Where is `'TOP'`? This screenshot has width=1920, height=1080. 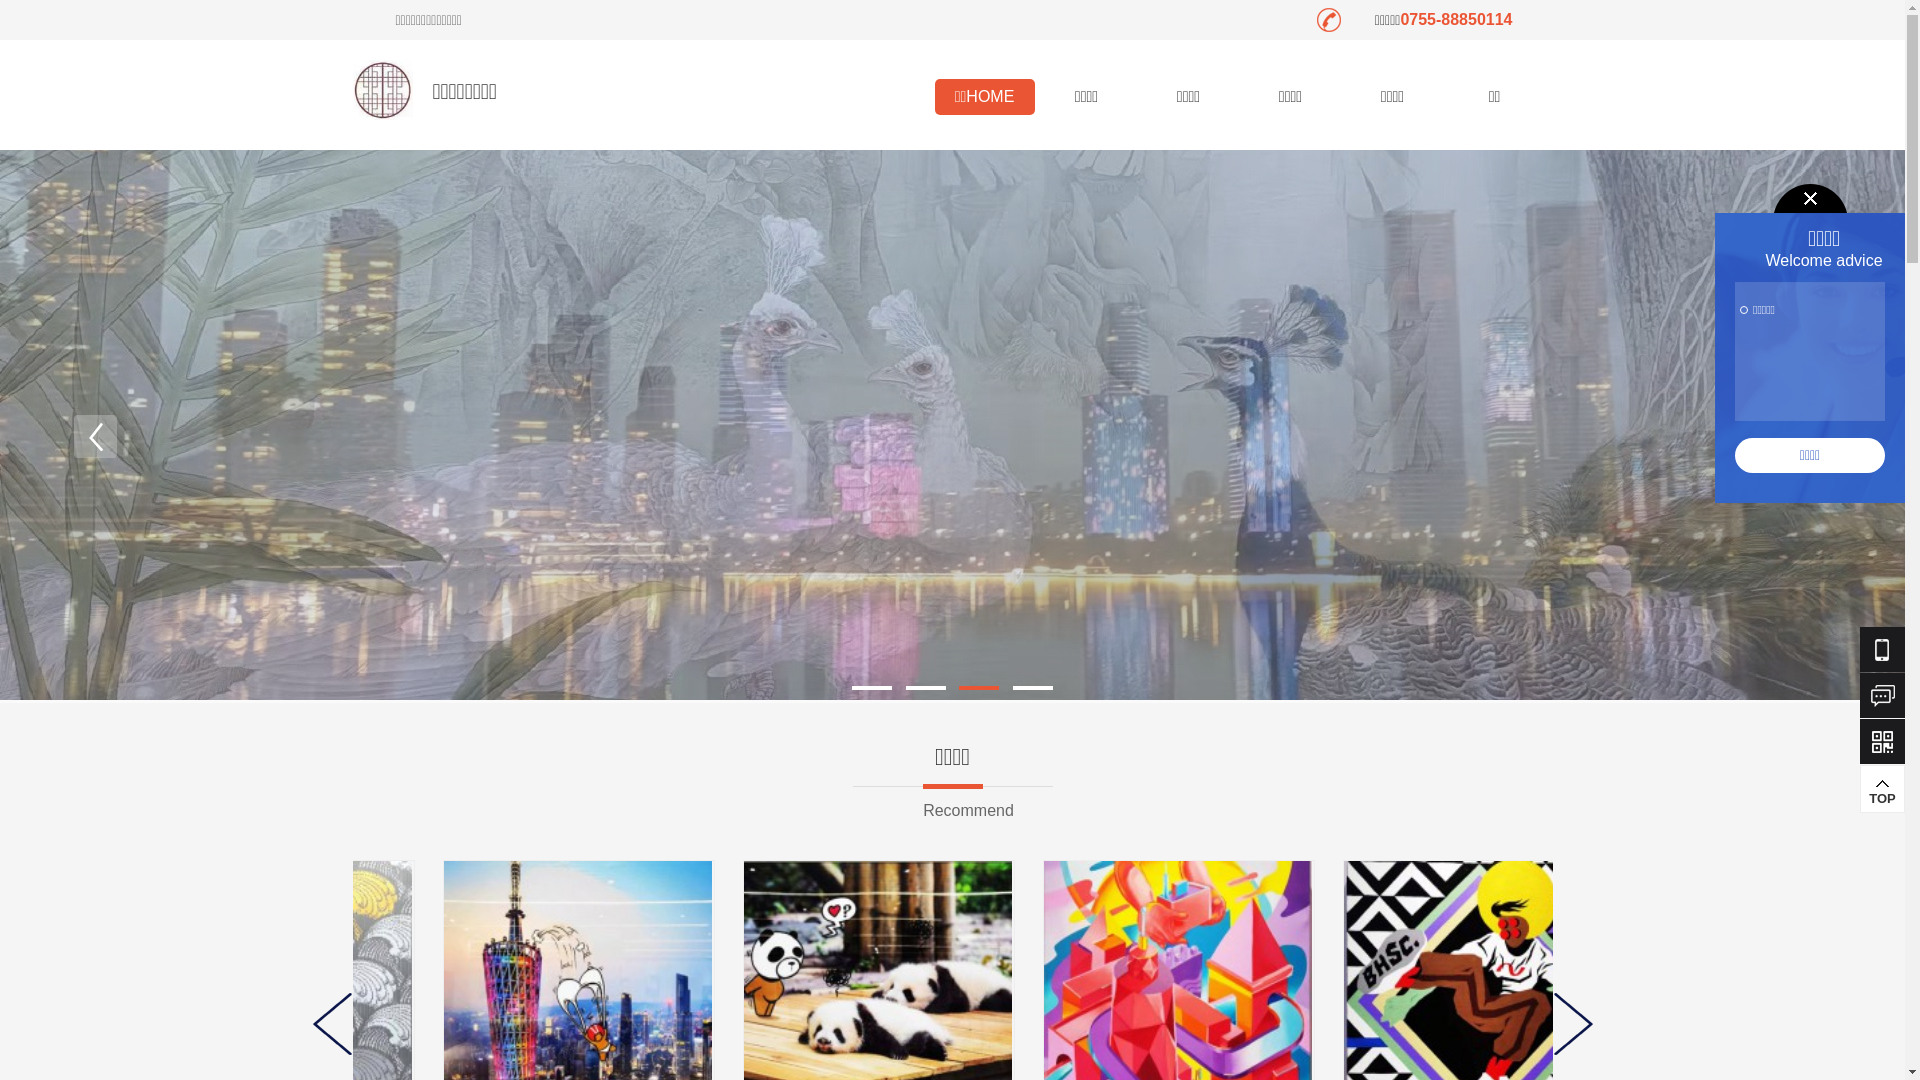
'TOP' is located at coordinates (1859, 786).